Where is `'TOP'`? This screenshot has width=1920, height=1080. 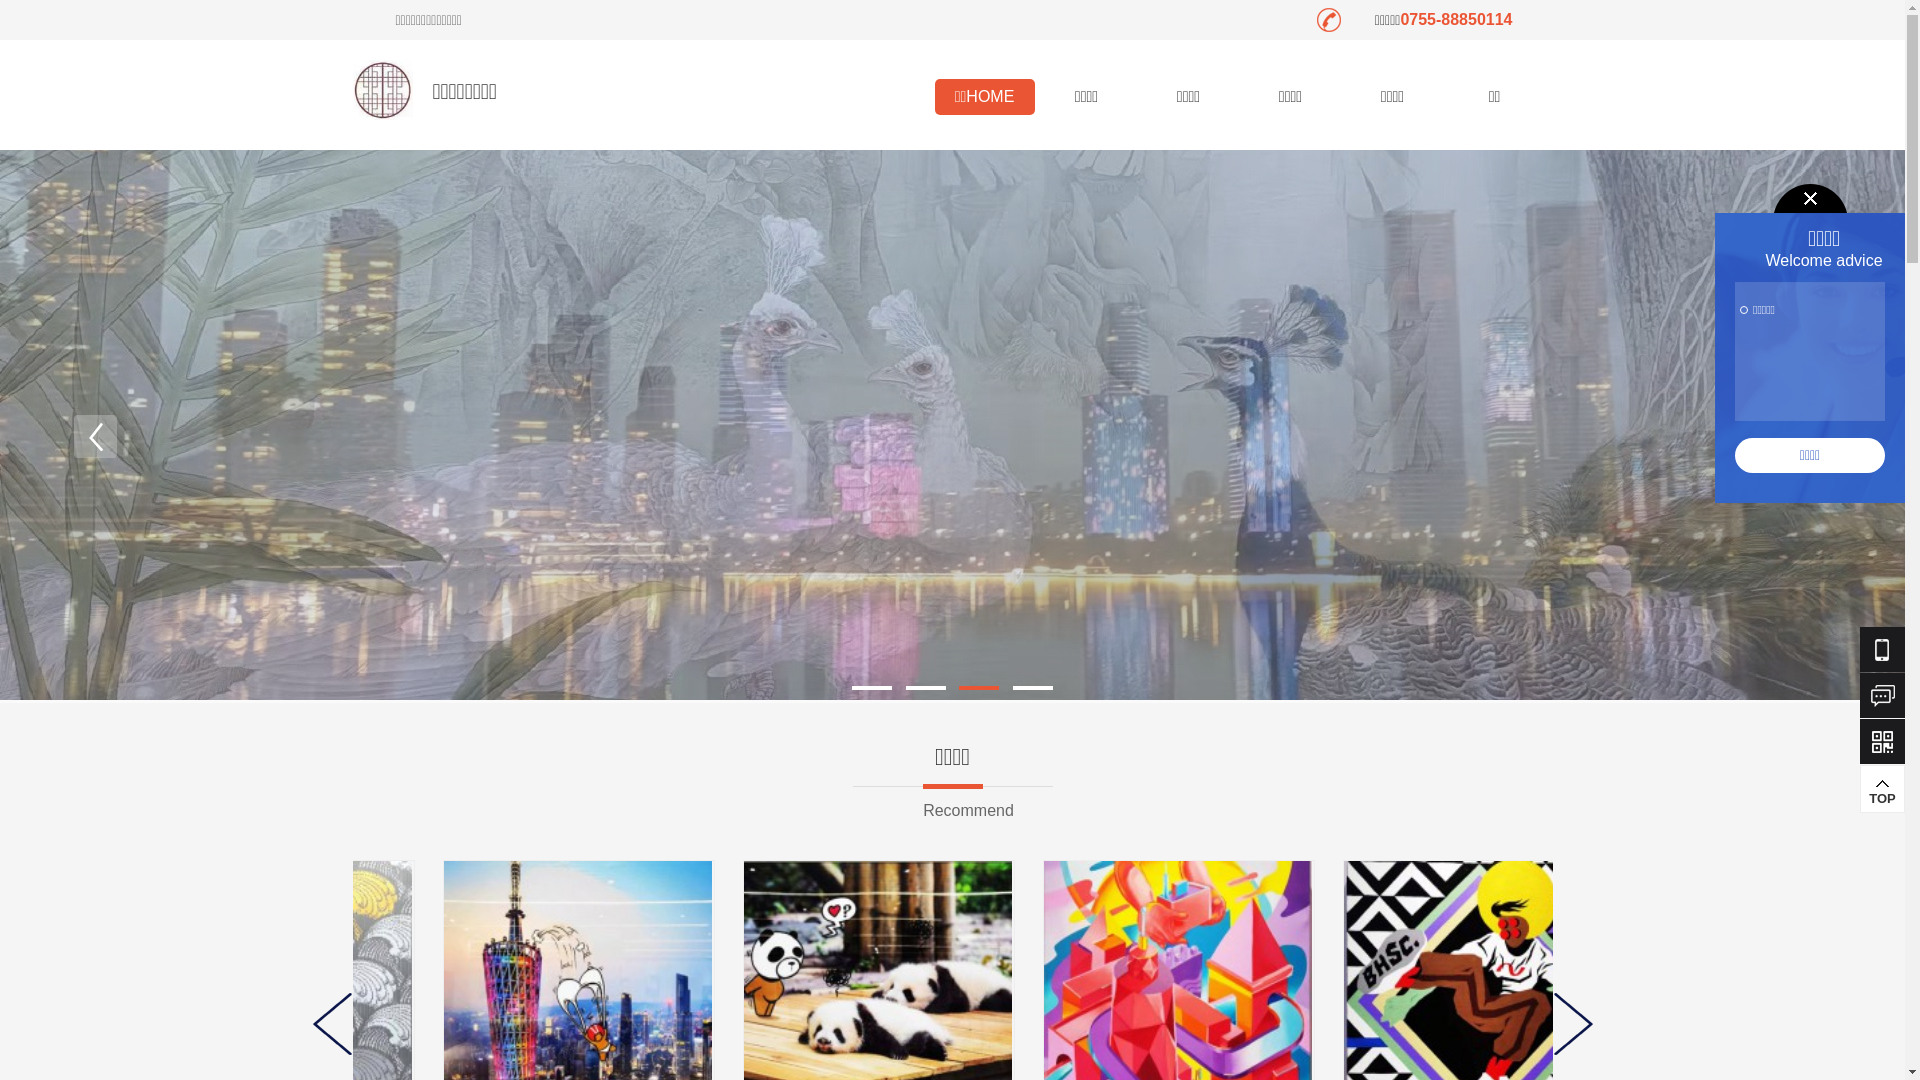
'TOP' is located at coordinates (1859, 786).